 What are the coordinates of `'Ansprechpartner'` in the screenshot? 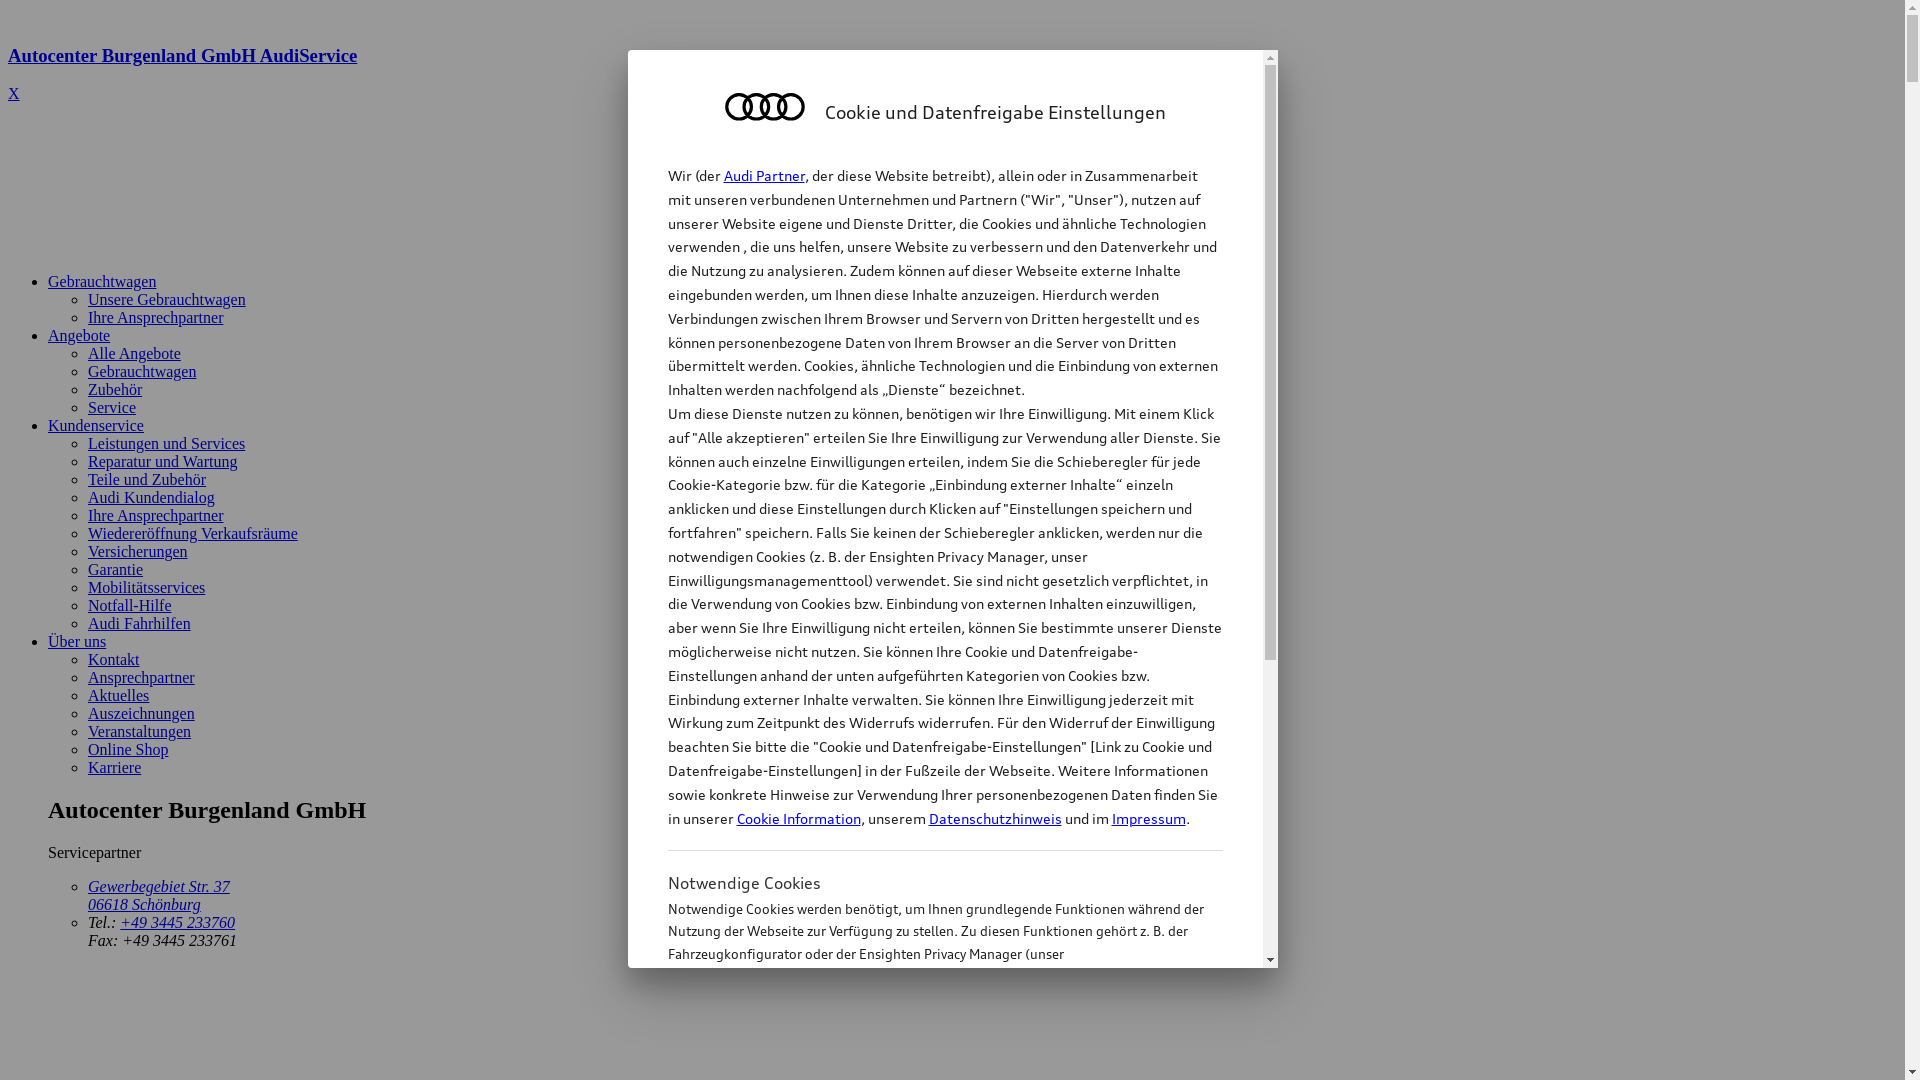 It's located at (140, 676).